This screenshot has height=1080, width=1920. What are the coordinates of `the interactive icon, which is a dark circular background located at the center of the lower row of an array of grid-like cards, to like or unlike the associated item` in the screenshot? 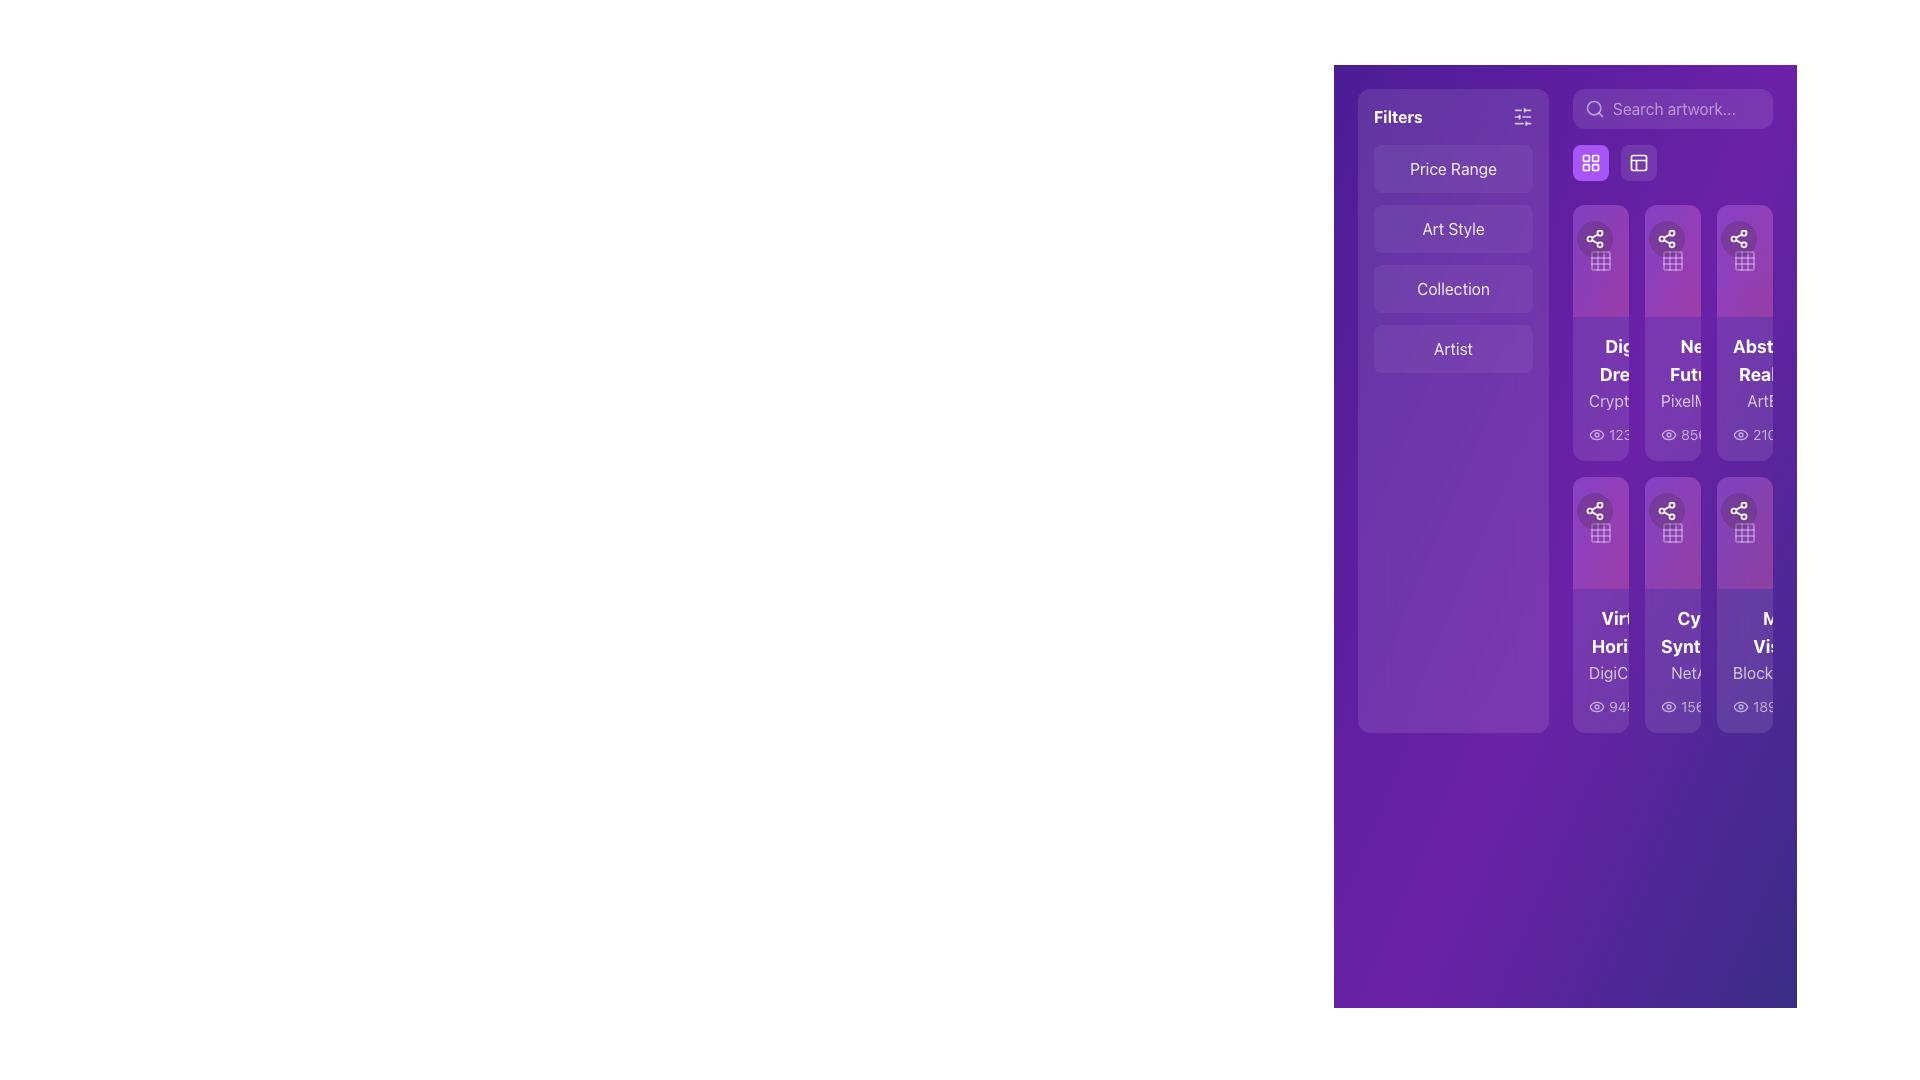 It's located at (1622, 509).